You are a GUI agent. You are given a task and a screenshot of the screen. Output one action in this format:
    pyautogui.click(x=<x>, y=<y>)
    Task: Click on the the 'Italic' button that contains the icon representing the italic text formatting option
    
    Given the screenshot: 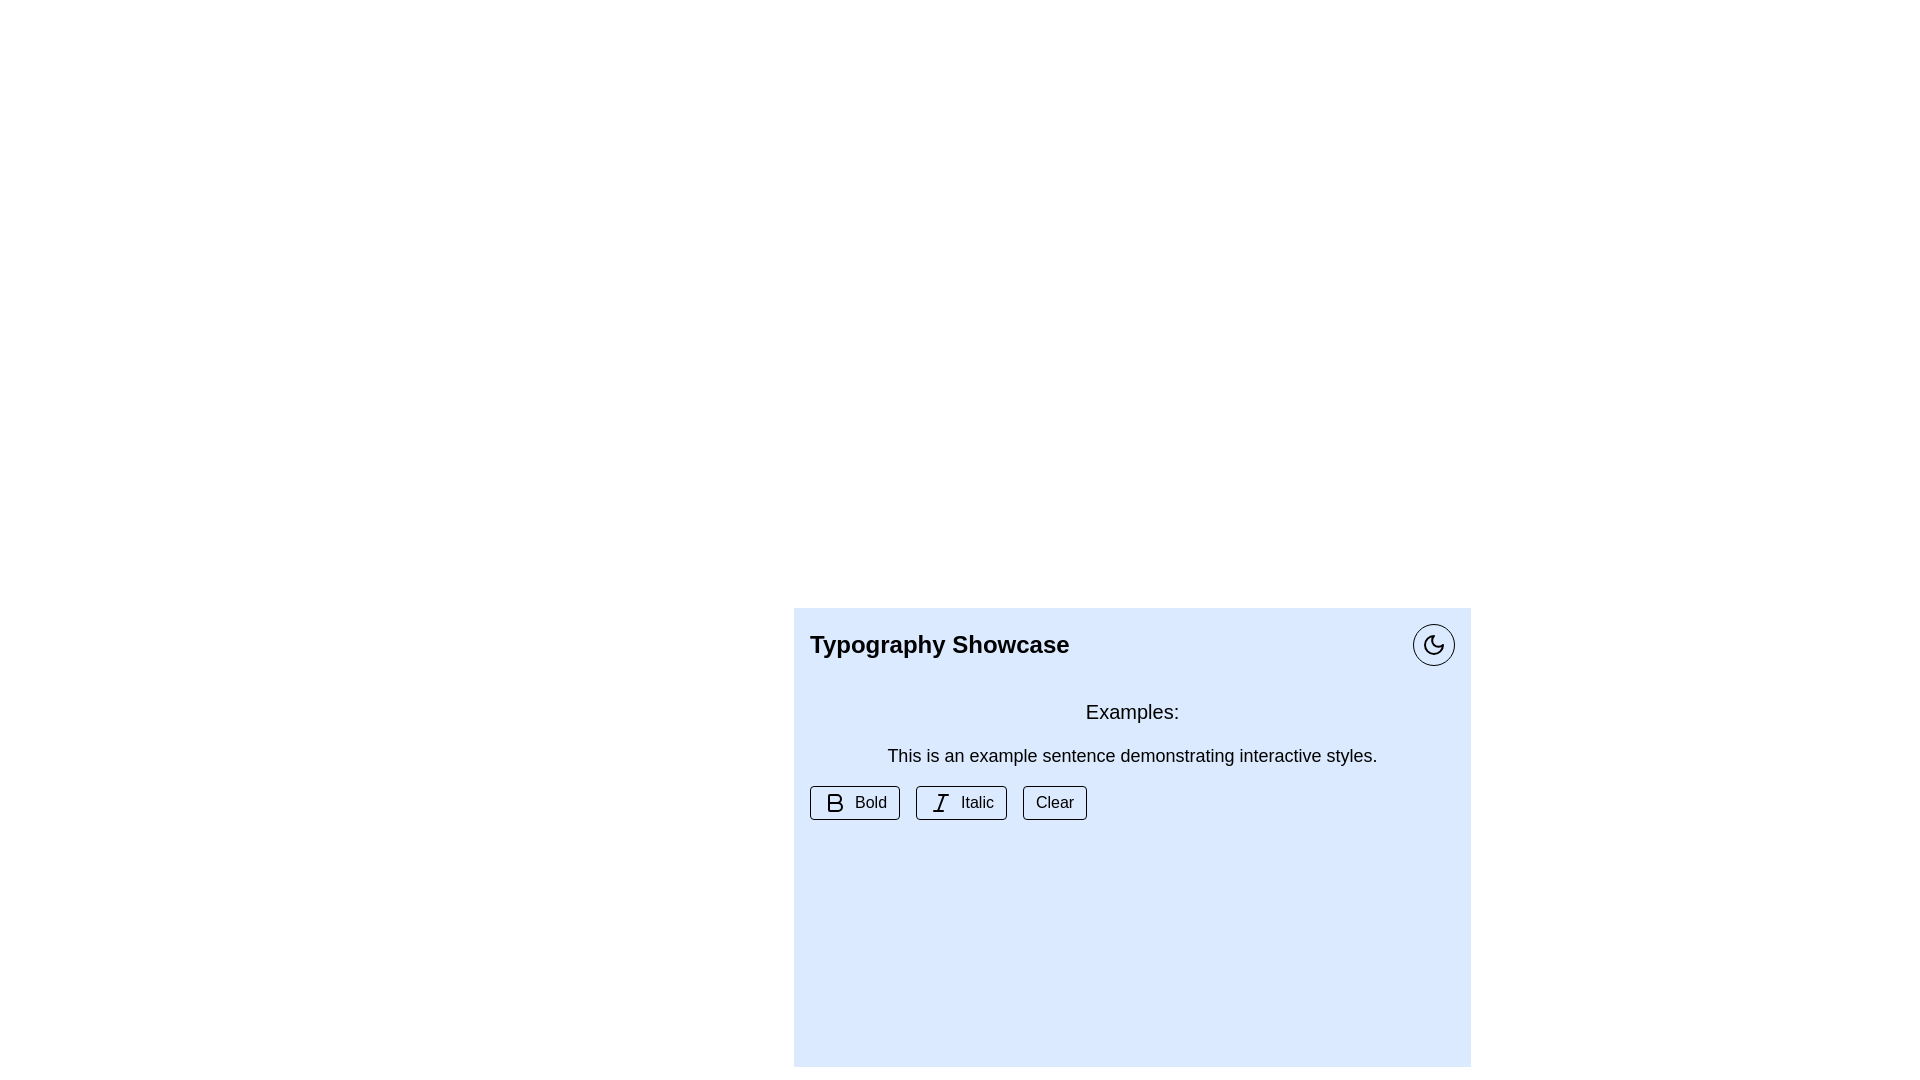 What is the action you would take?
    pyautogui.click(x=939, y=801)
    